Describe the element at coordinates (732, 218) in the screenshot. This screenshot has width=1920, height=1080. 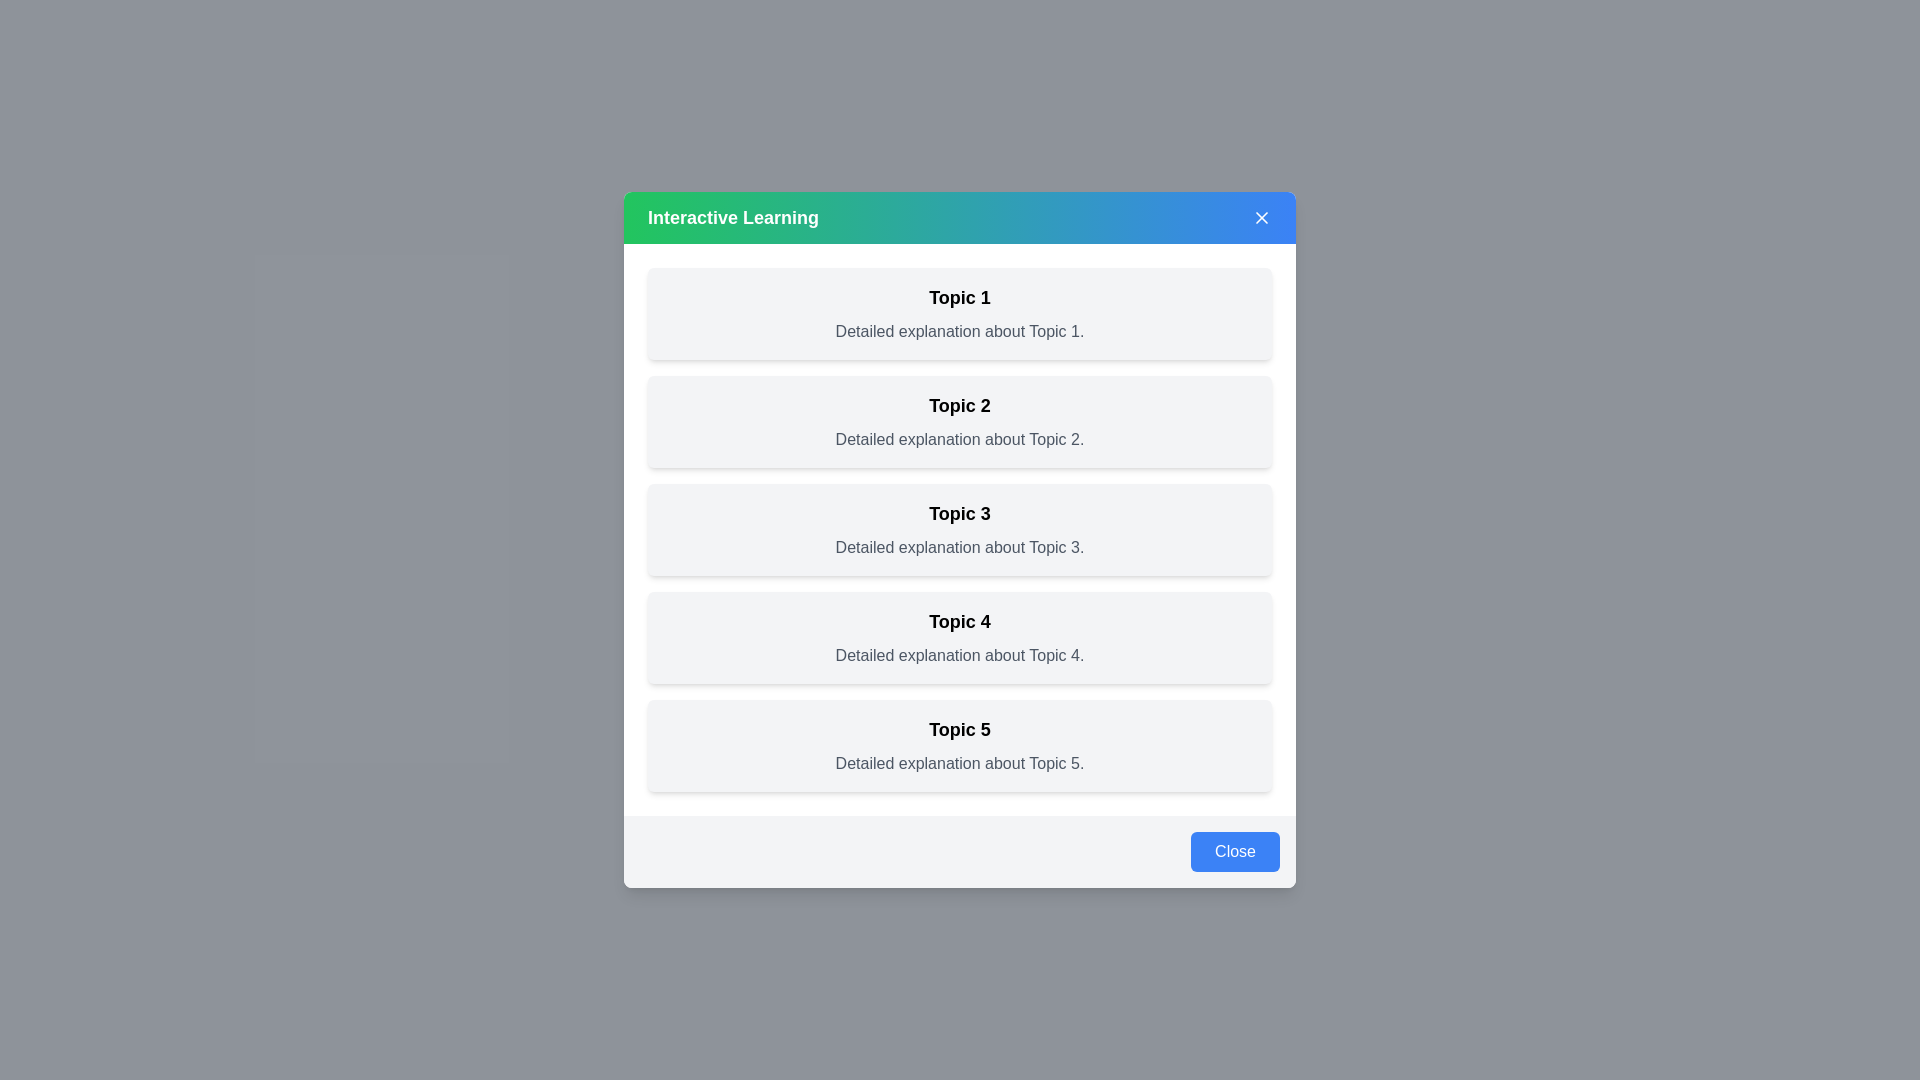
I see `the title 'Interactive Learning' in the dialog` at that location.